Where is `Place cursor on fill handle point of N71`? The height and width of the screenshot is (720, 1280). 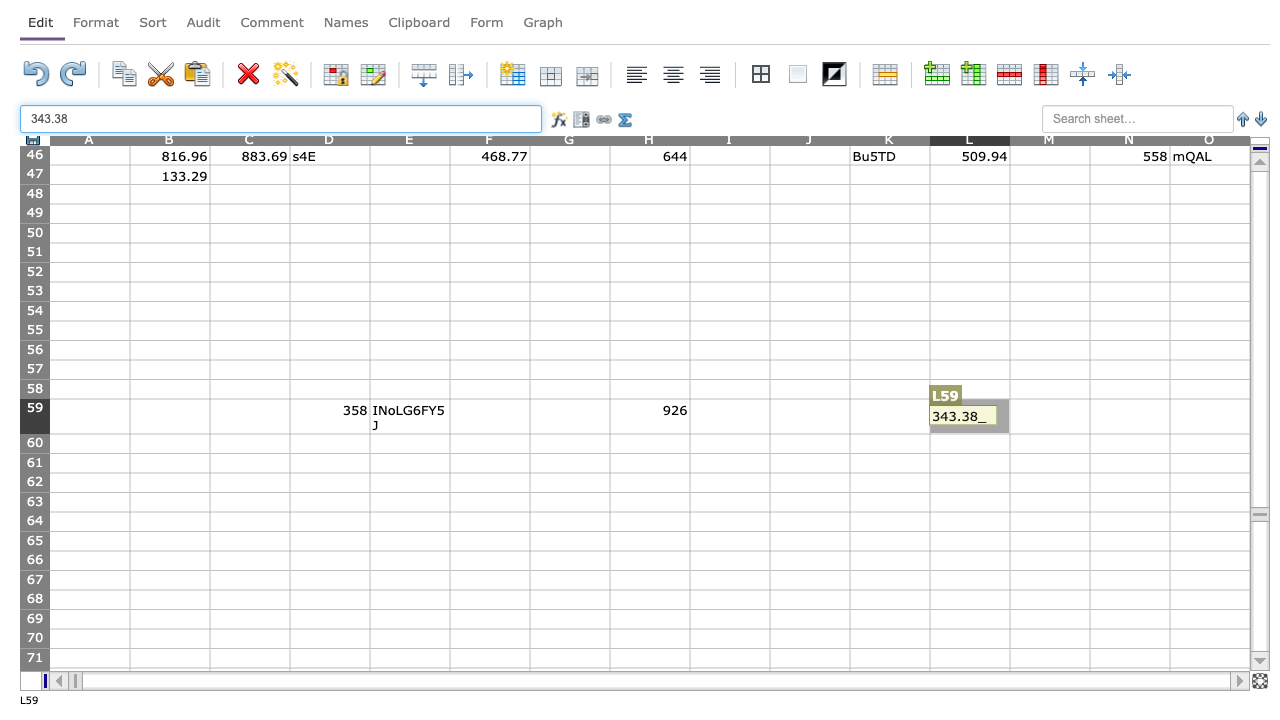
Place cursor on fill handle point of N71 is located at coordinates (1170, 668).